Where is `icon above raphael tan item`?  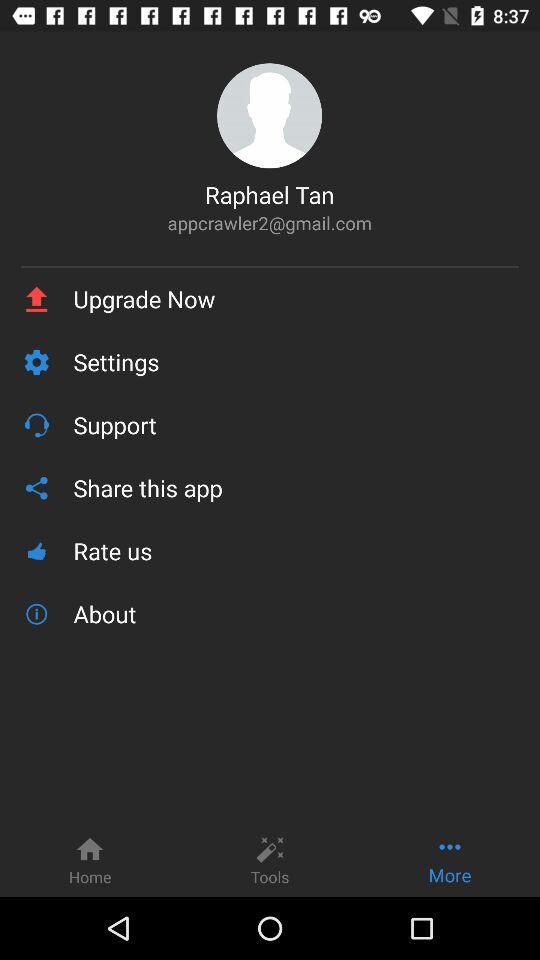 icon above raphael tan item is located at coordinates (269, 115).